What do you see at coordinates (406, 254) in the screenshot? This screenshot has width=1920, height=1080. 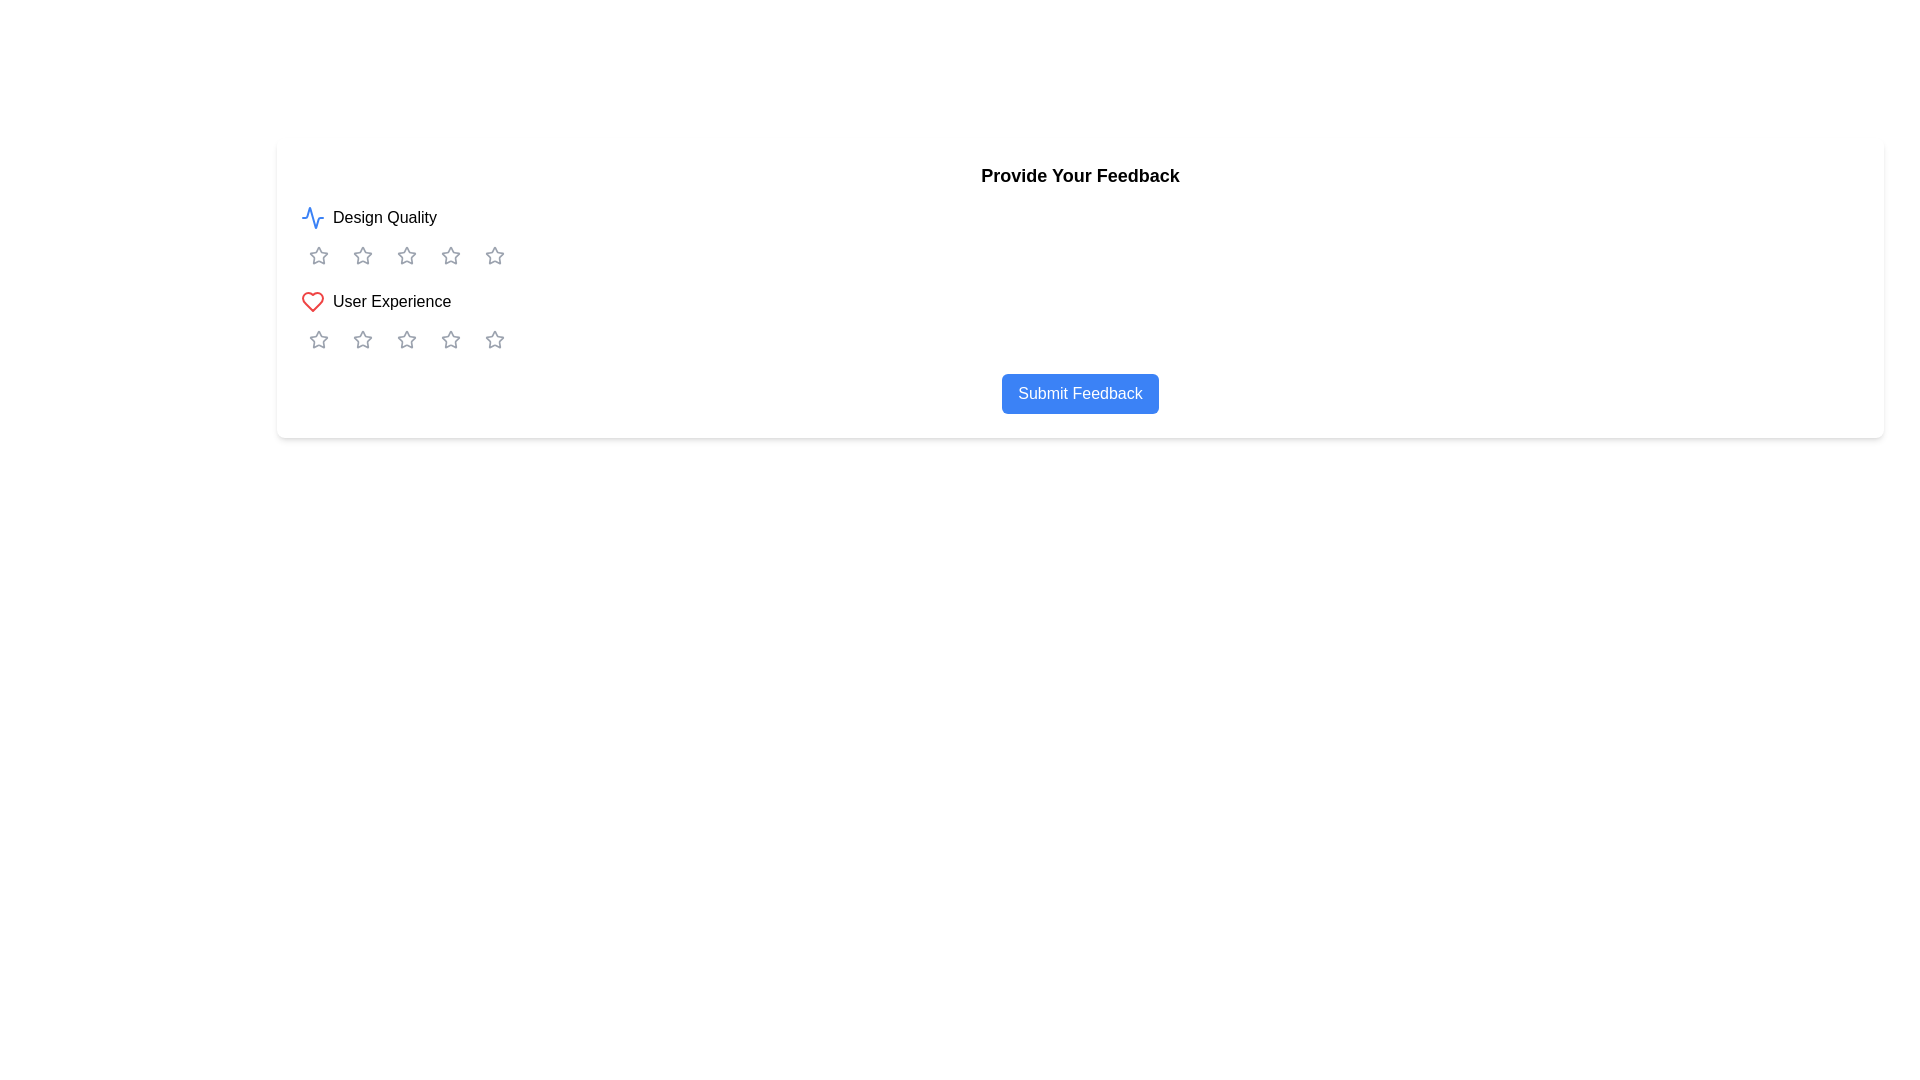 I see `the second star-shaped icon in the rating control for 'Design Quality'` at bounding box center [406, 254].